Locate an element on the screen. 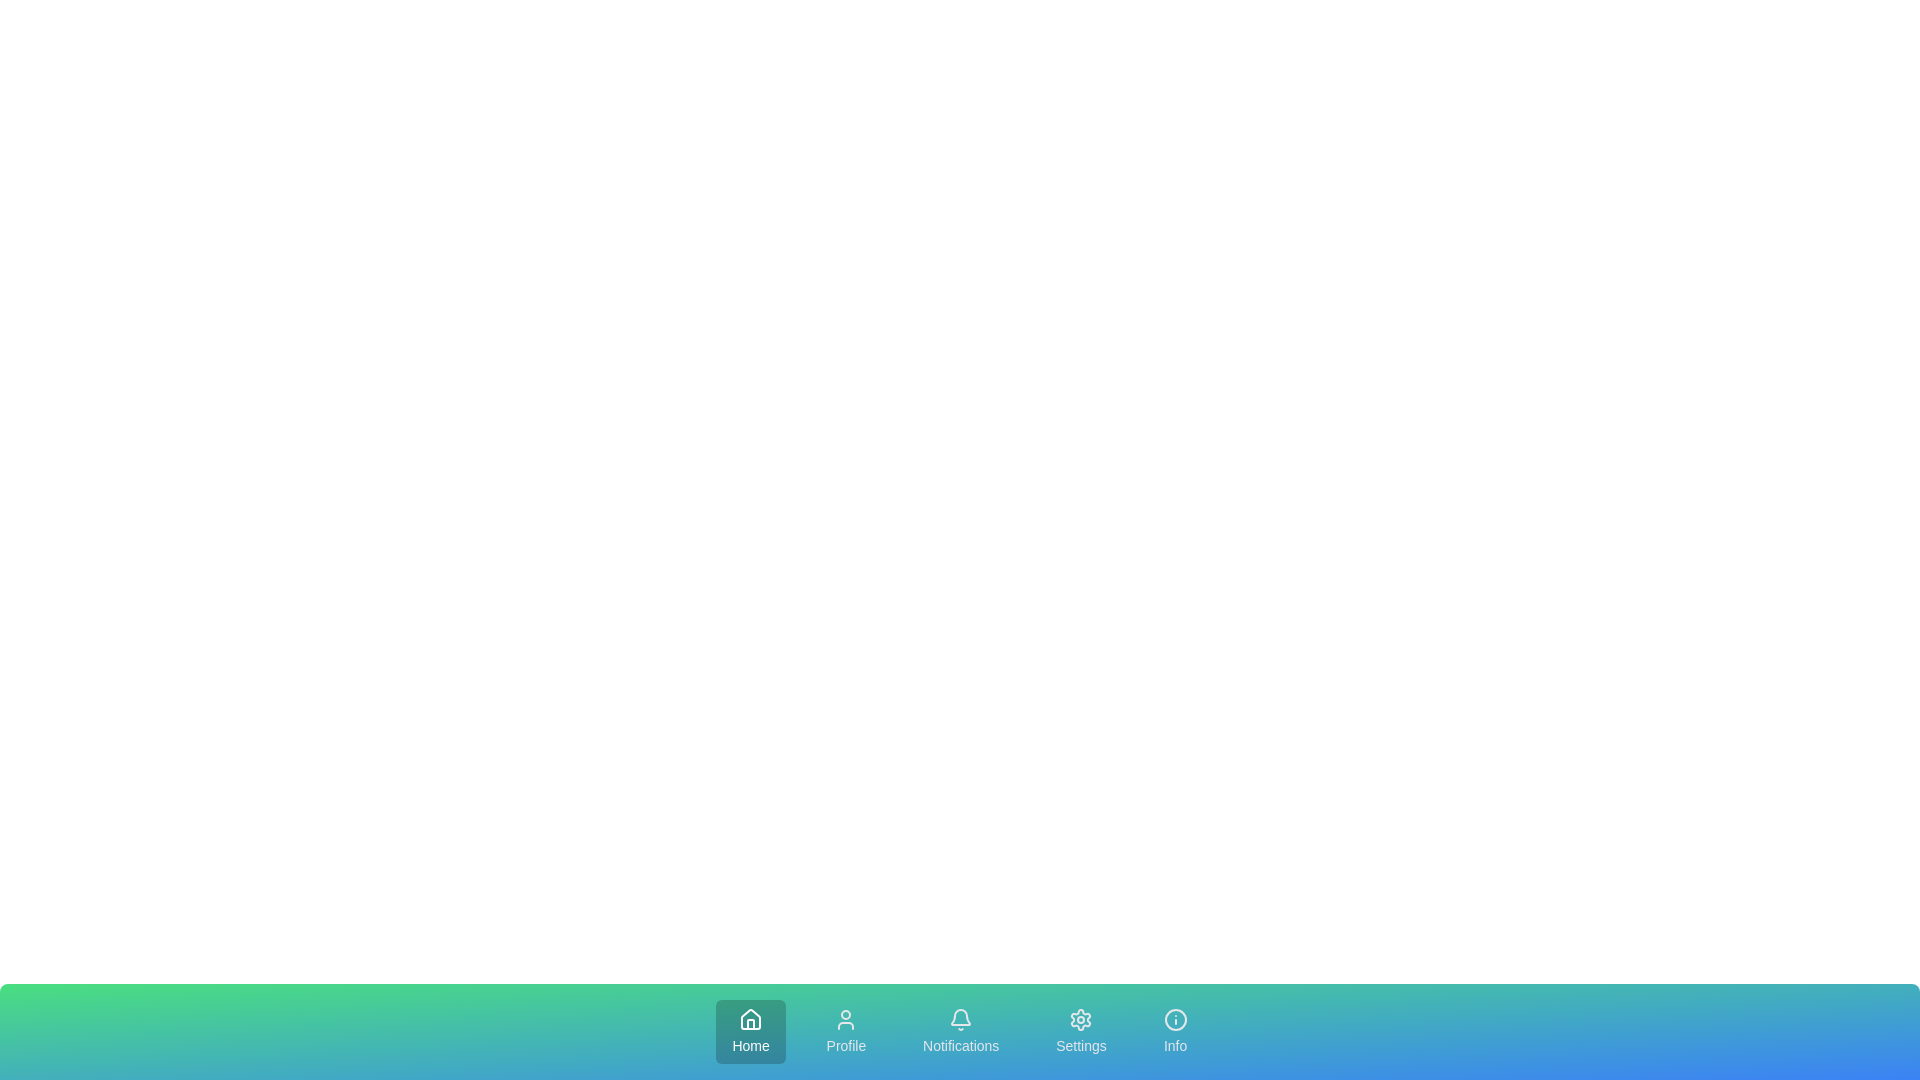 The image size is (1920, 1080). the Notifications tab in the bottom navigation bar is located at coordinates (961, 1032).